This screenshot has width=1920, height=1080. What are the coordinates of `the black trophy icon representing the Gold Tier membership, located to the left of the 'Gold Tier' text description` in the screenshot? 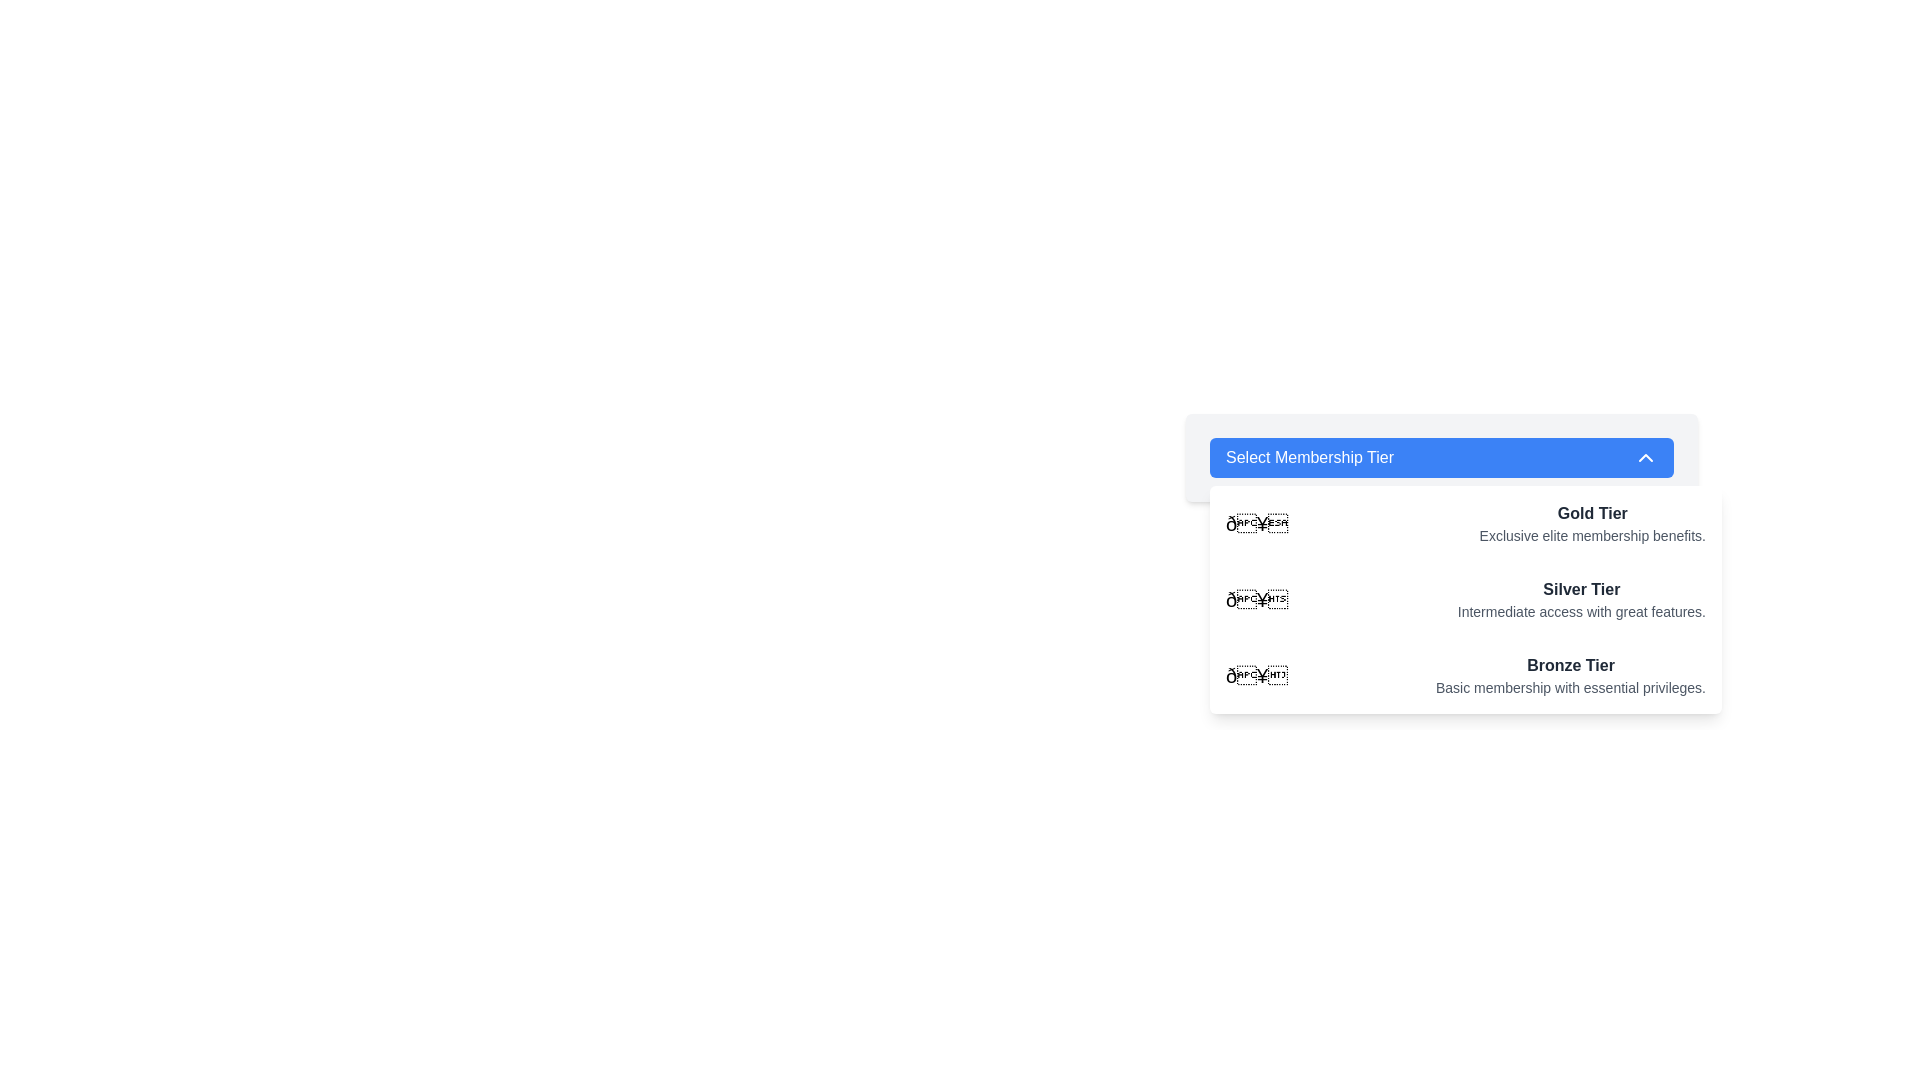 It's located at (1256, 523).